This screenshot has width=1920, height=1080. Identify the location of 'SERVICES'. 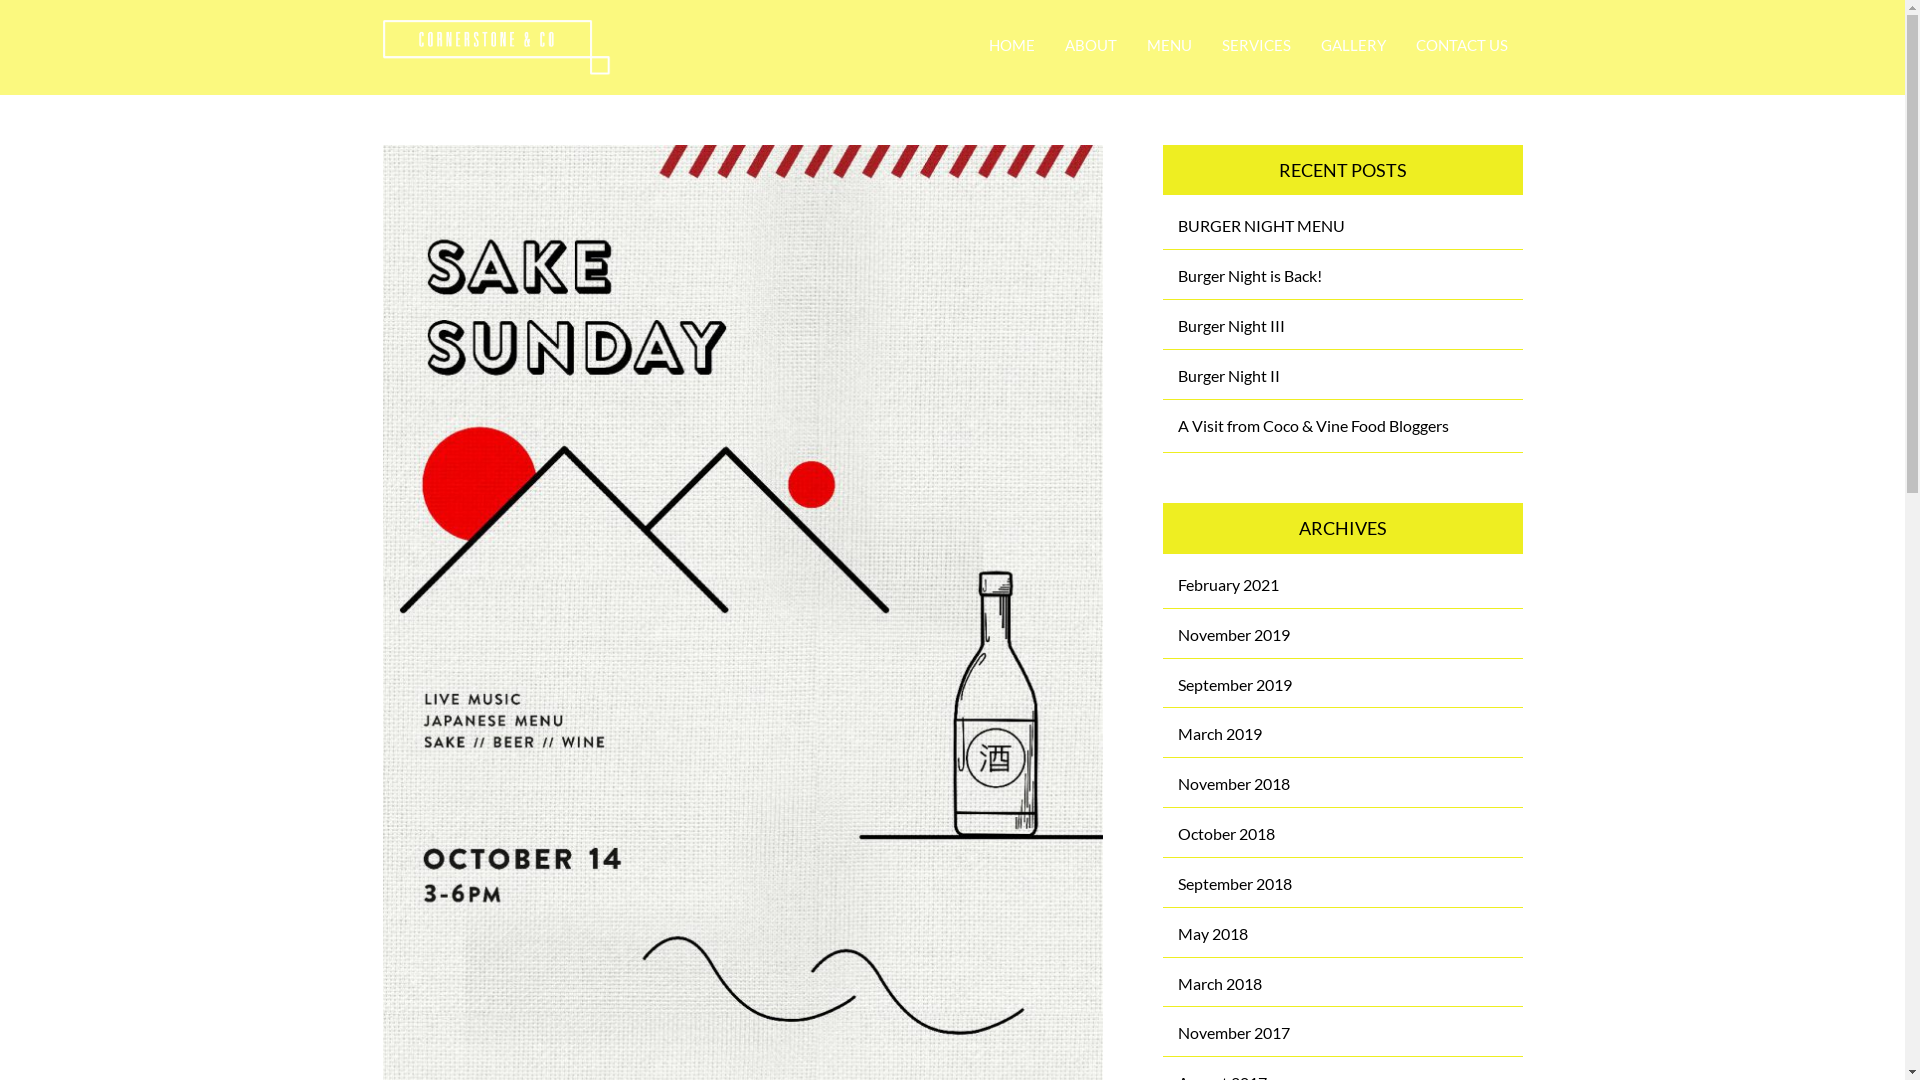
(1254, 45).